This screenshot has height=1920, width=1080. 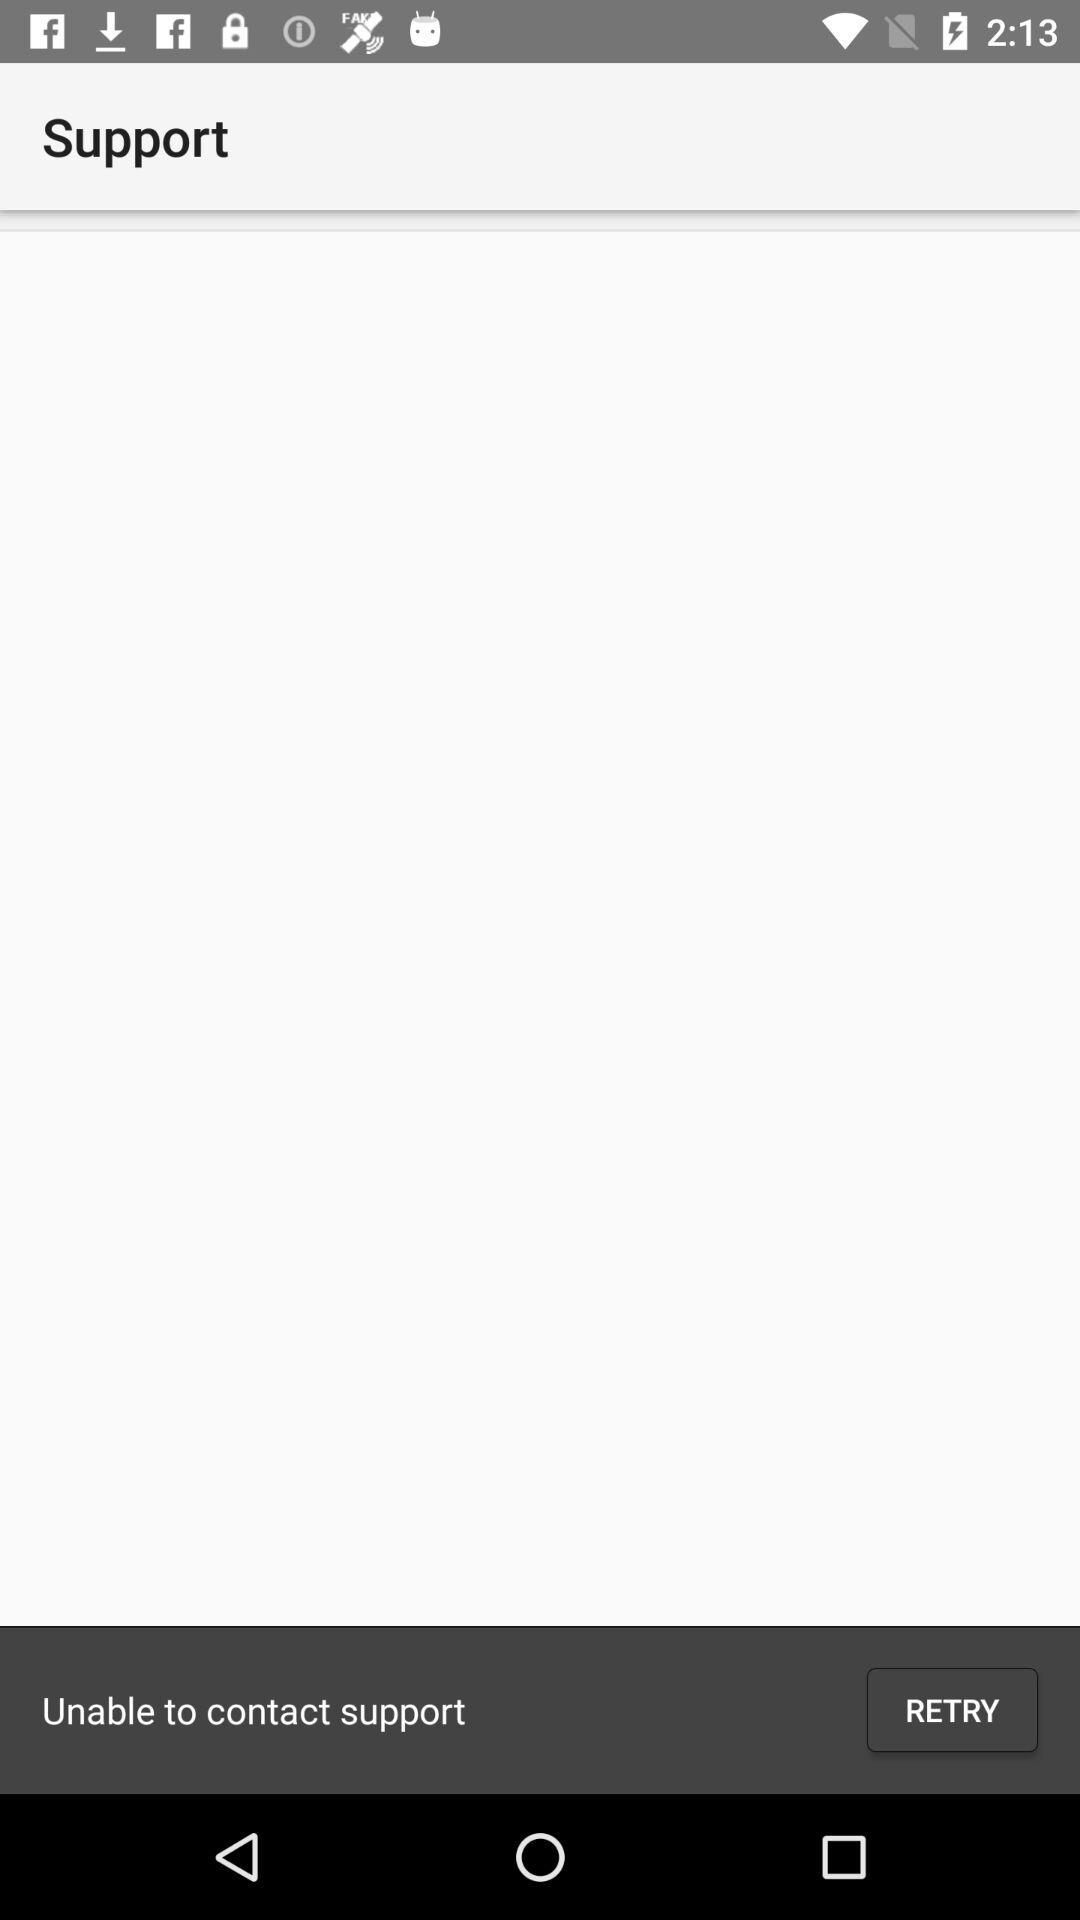 I want to click on icon at the bottom right corner, so click(x=951, y=1708).